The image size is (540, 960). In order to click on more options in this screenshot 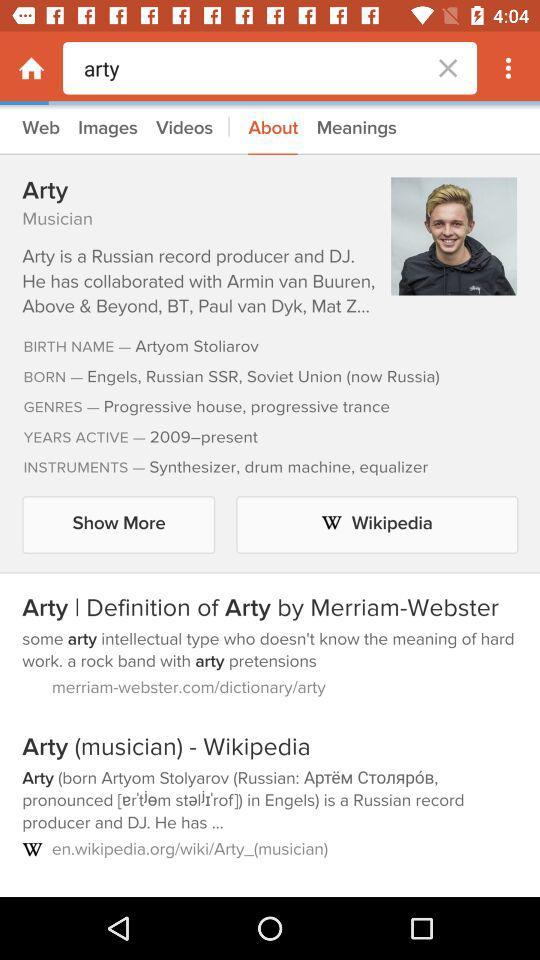, I will do `click(508, 68)`.